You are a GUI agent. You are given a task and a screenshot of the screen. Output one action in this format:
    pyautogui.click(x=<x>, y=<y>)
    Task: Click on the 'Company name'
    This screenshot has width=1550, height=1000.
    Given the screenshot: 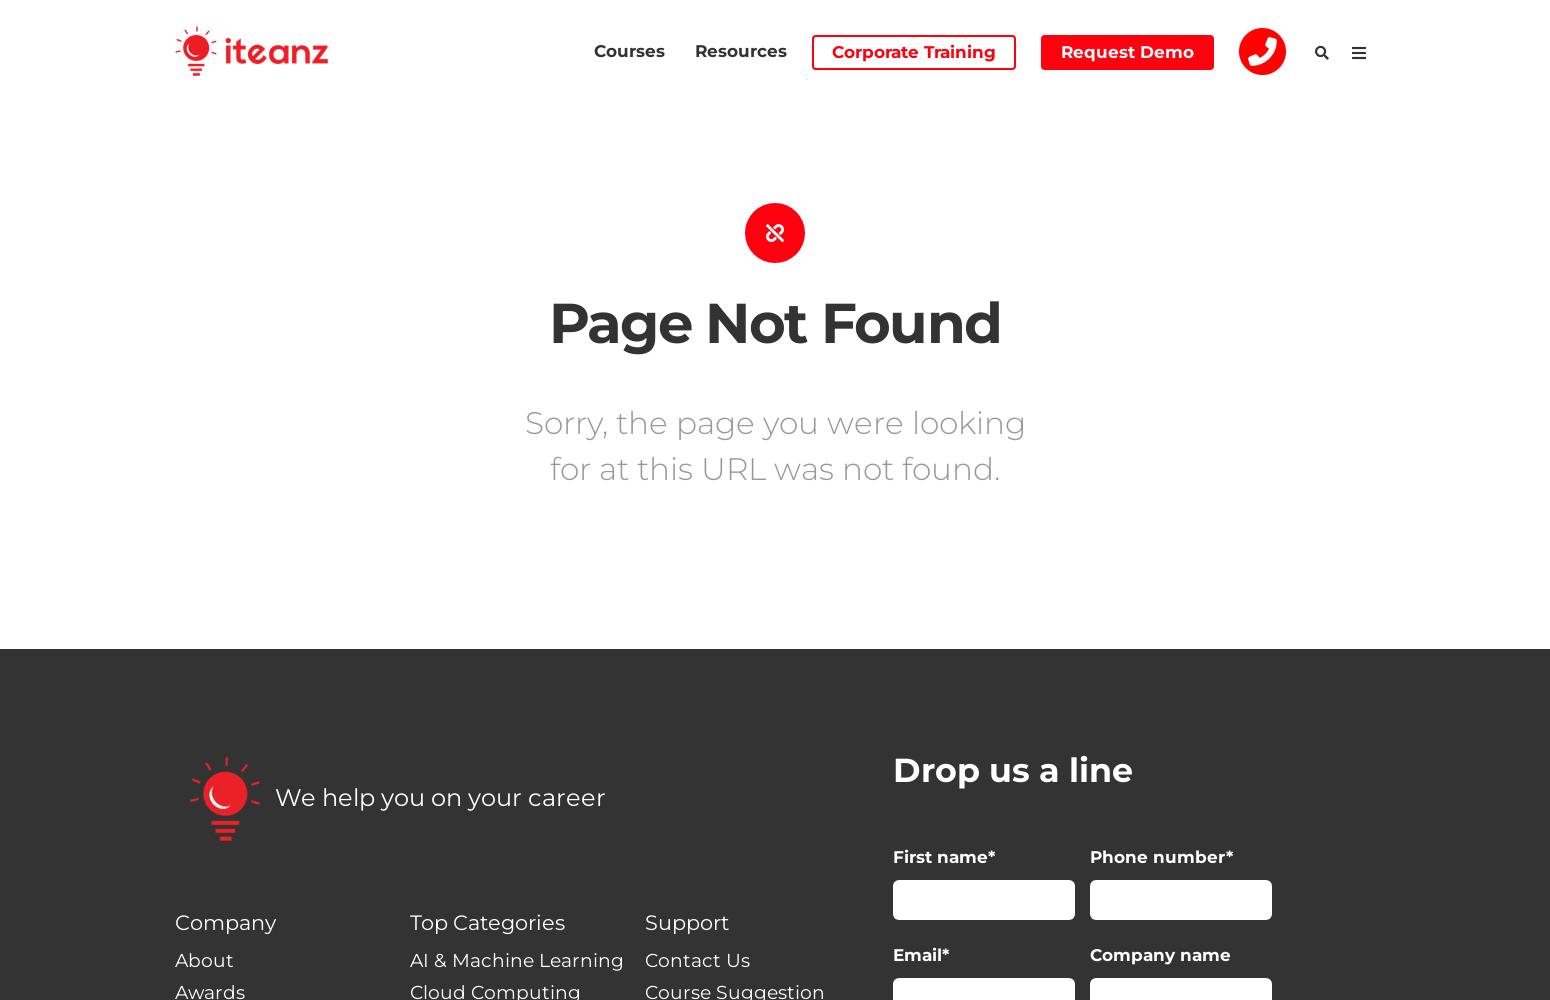 What is the action you would take?
    pyautogui.click(x=1159, y=953)
    